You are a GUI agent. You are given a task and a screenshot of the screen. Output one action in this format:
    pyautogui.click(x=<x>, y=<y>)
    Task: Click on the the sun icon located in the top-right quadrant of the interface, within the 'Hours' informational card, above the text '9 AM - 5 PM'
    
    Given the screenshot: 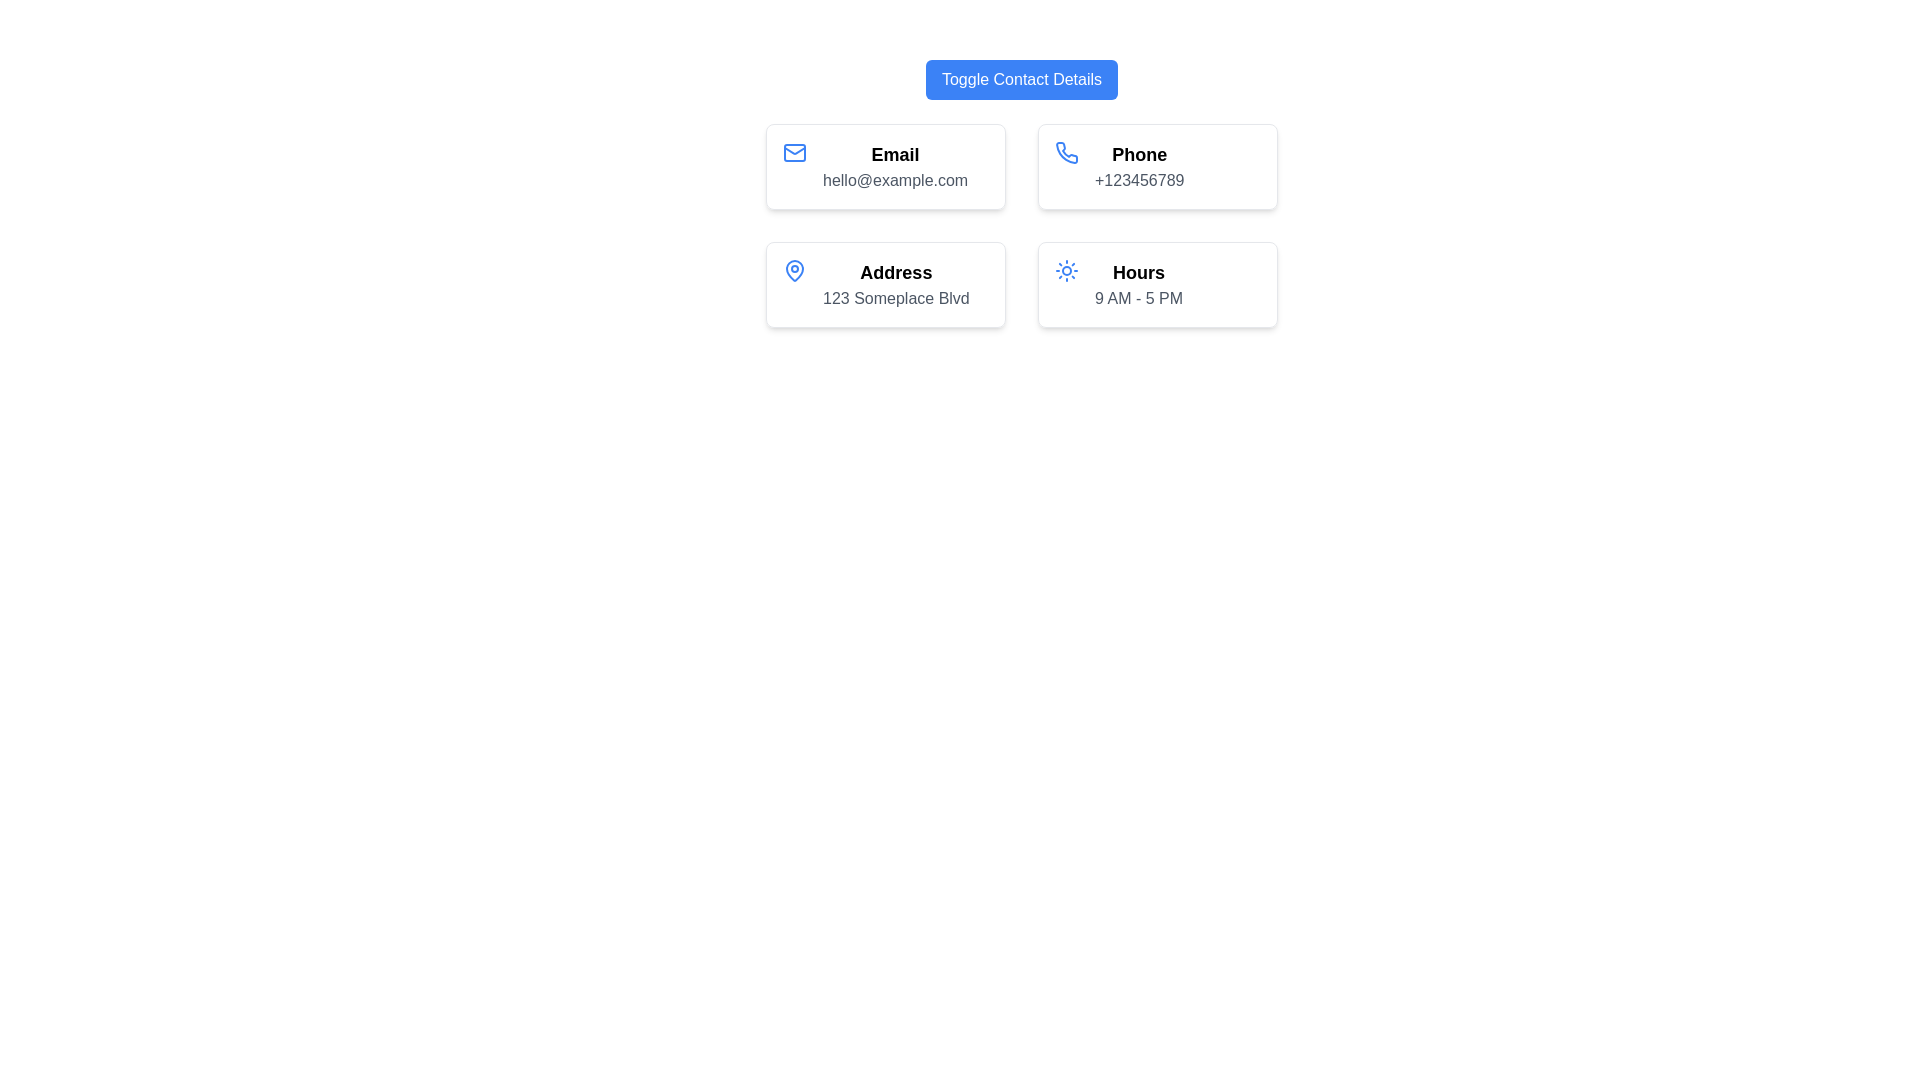 What is the action you would take?
    pyautogui.click(x=1065, y=270)
    